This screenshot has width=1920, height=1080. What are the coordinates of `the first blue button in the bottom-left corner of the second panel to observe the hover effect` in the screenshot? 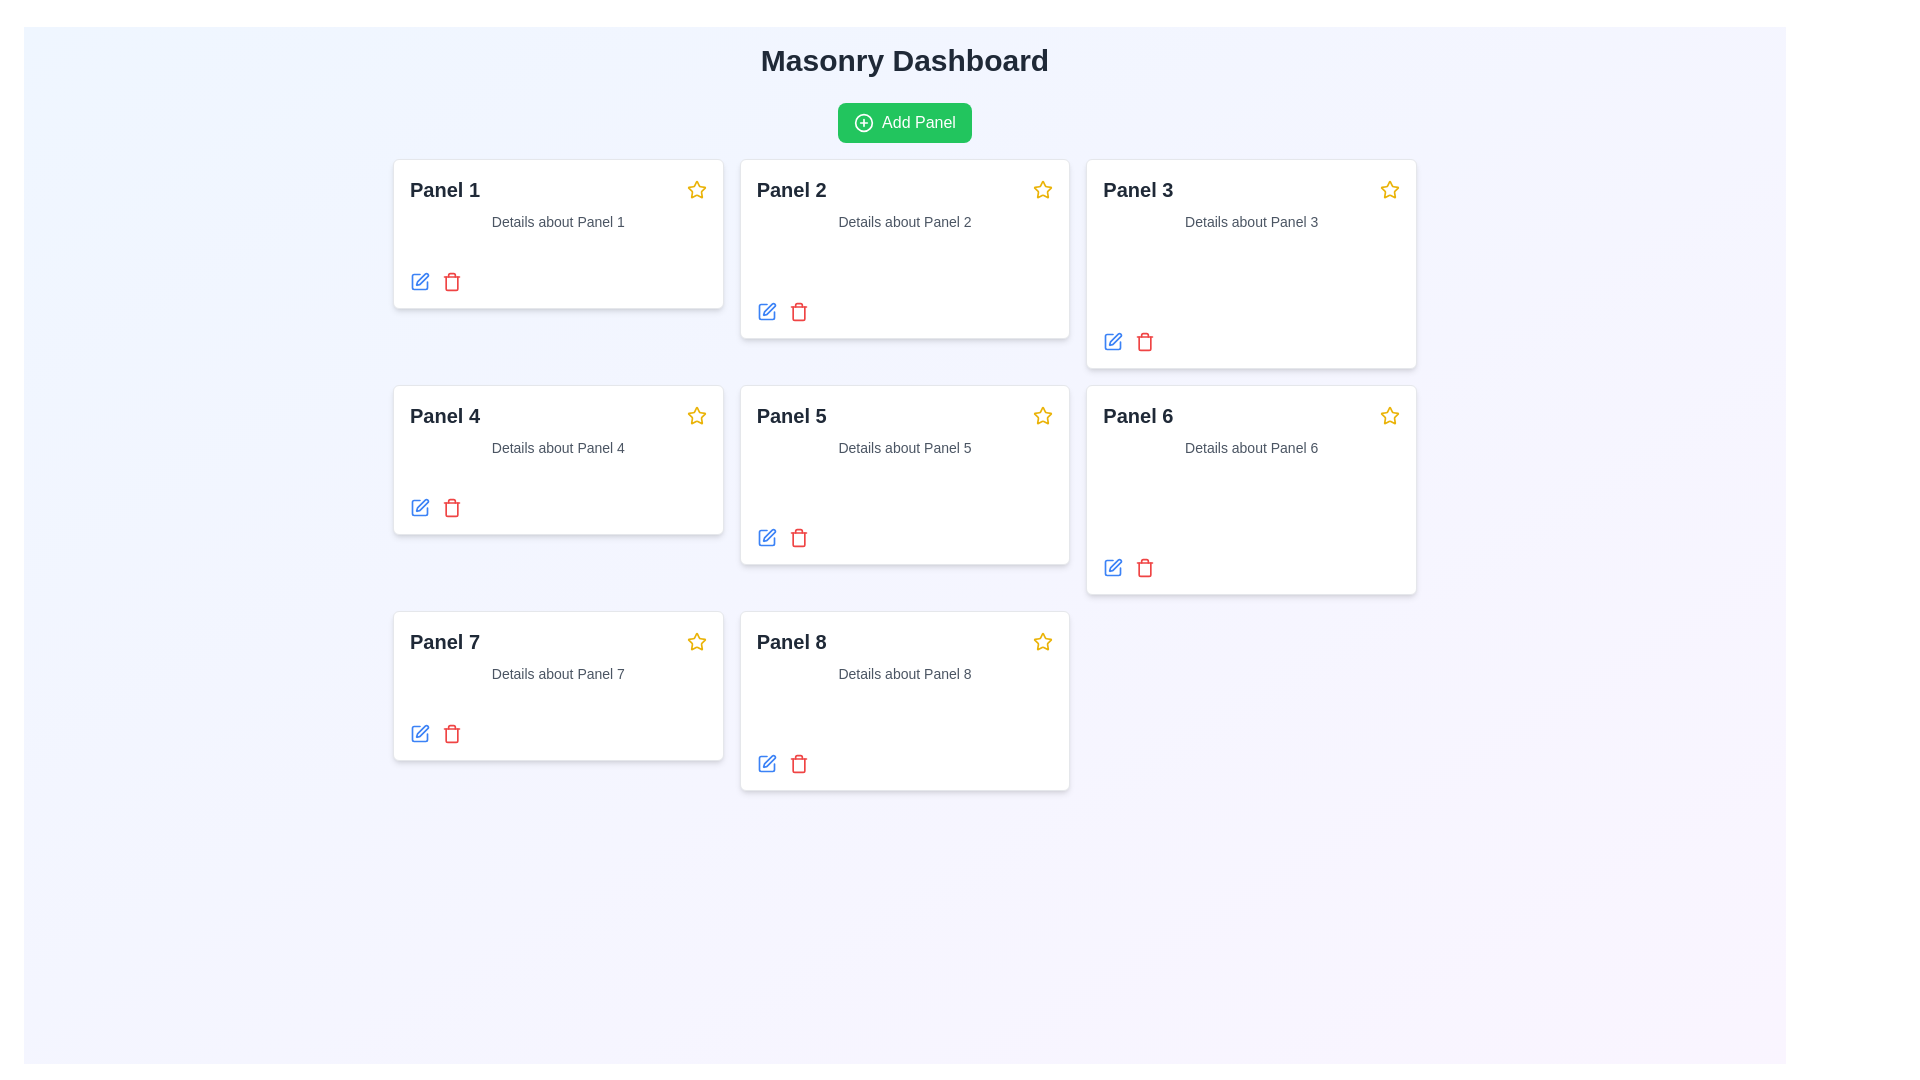 It's located at (765, 312).